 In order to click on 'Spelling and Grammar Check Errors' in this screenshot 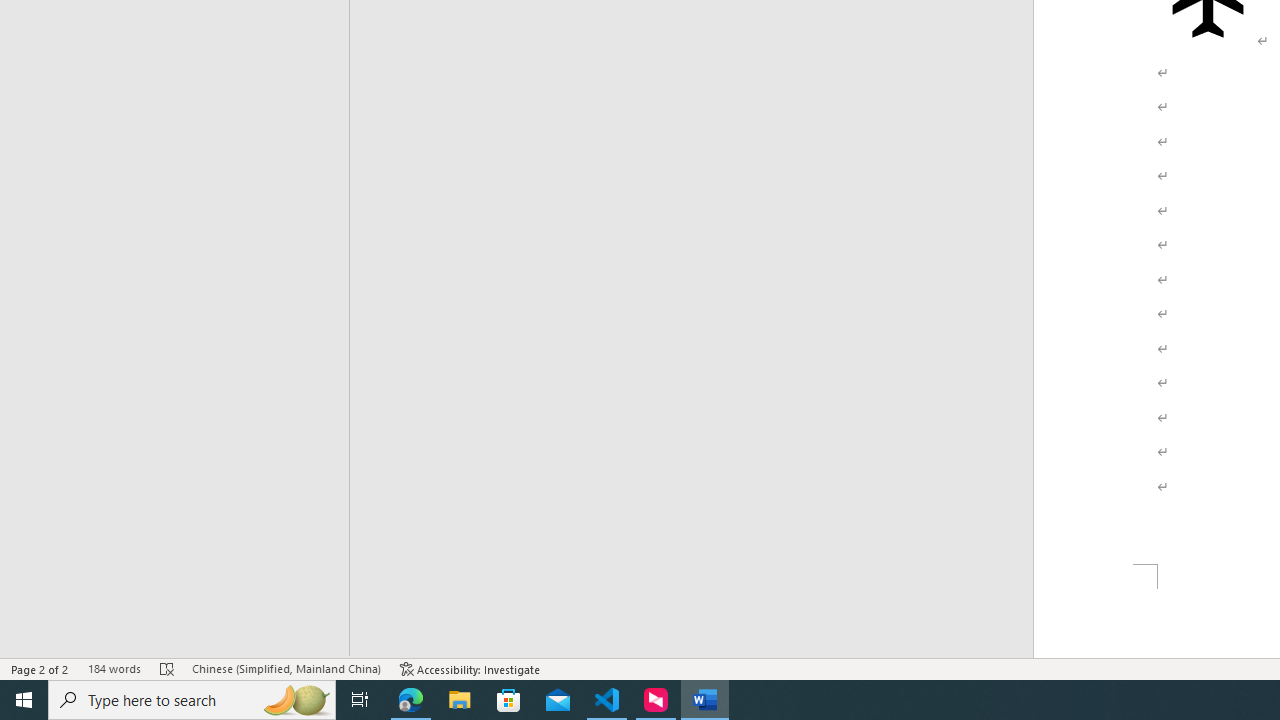, I will do `click(168, 669)`.